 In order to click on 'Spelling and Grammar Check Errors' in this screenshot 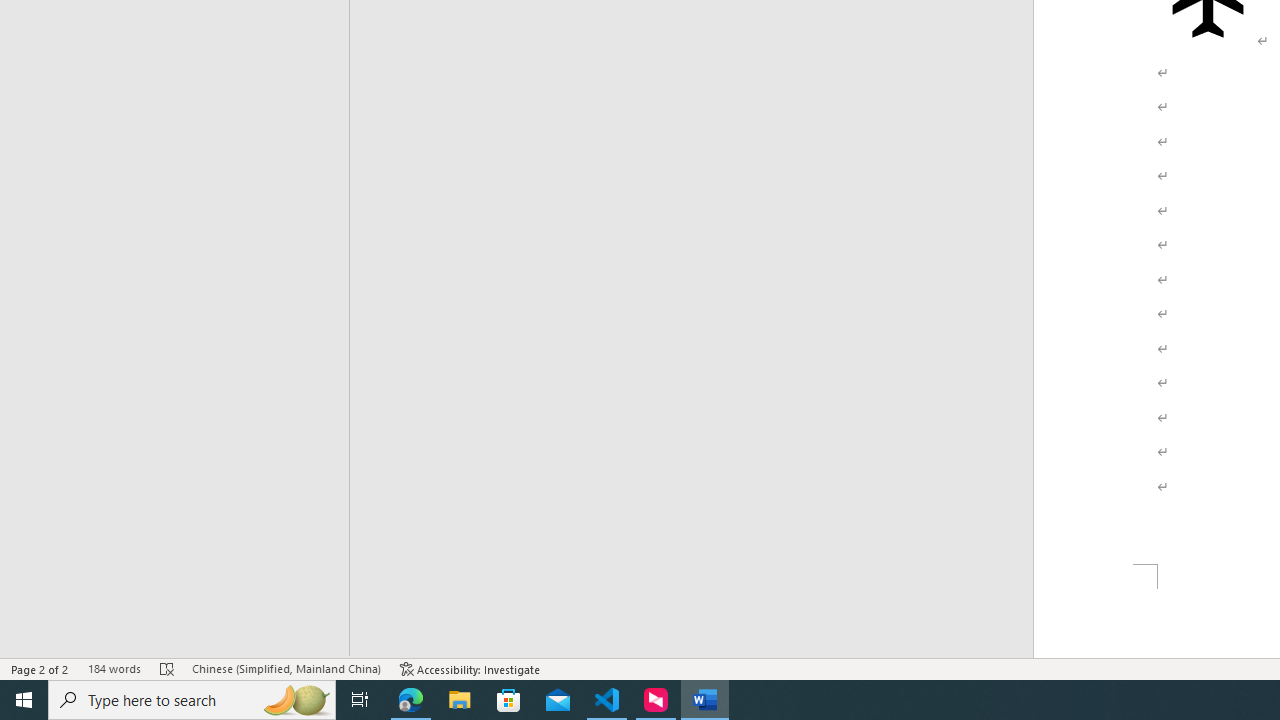, I will do `click(168, 669)`.